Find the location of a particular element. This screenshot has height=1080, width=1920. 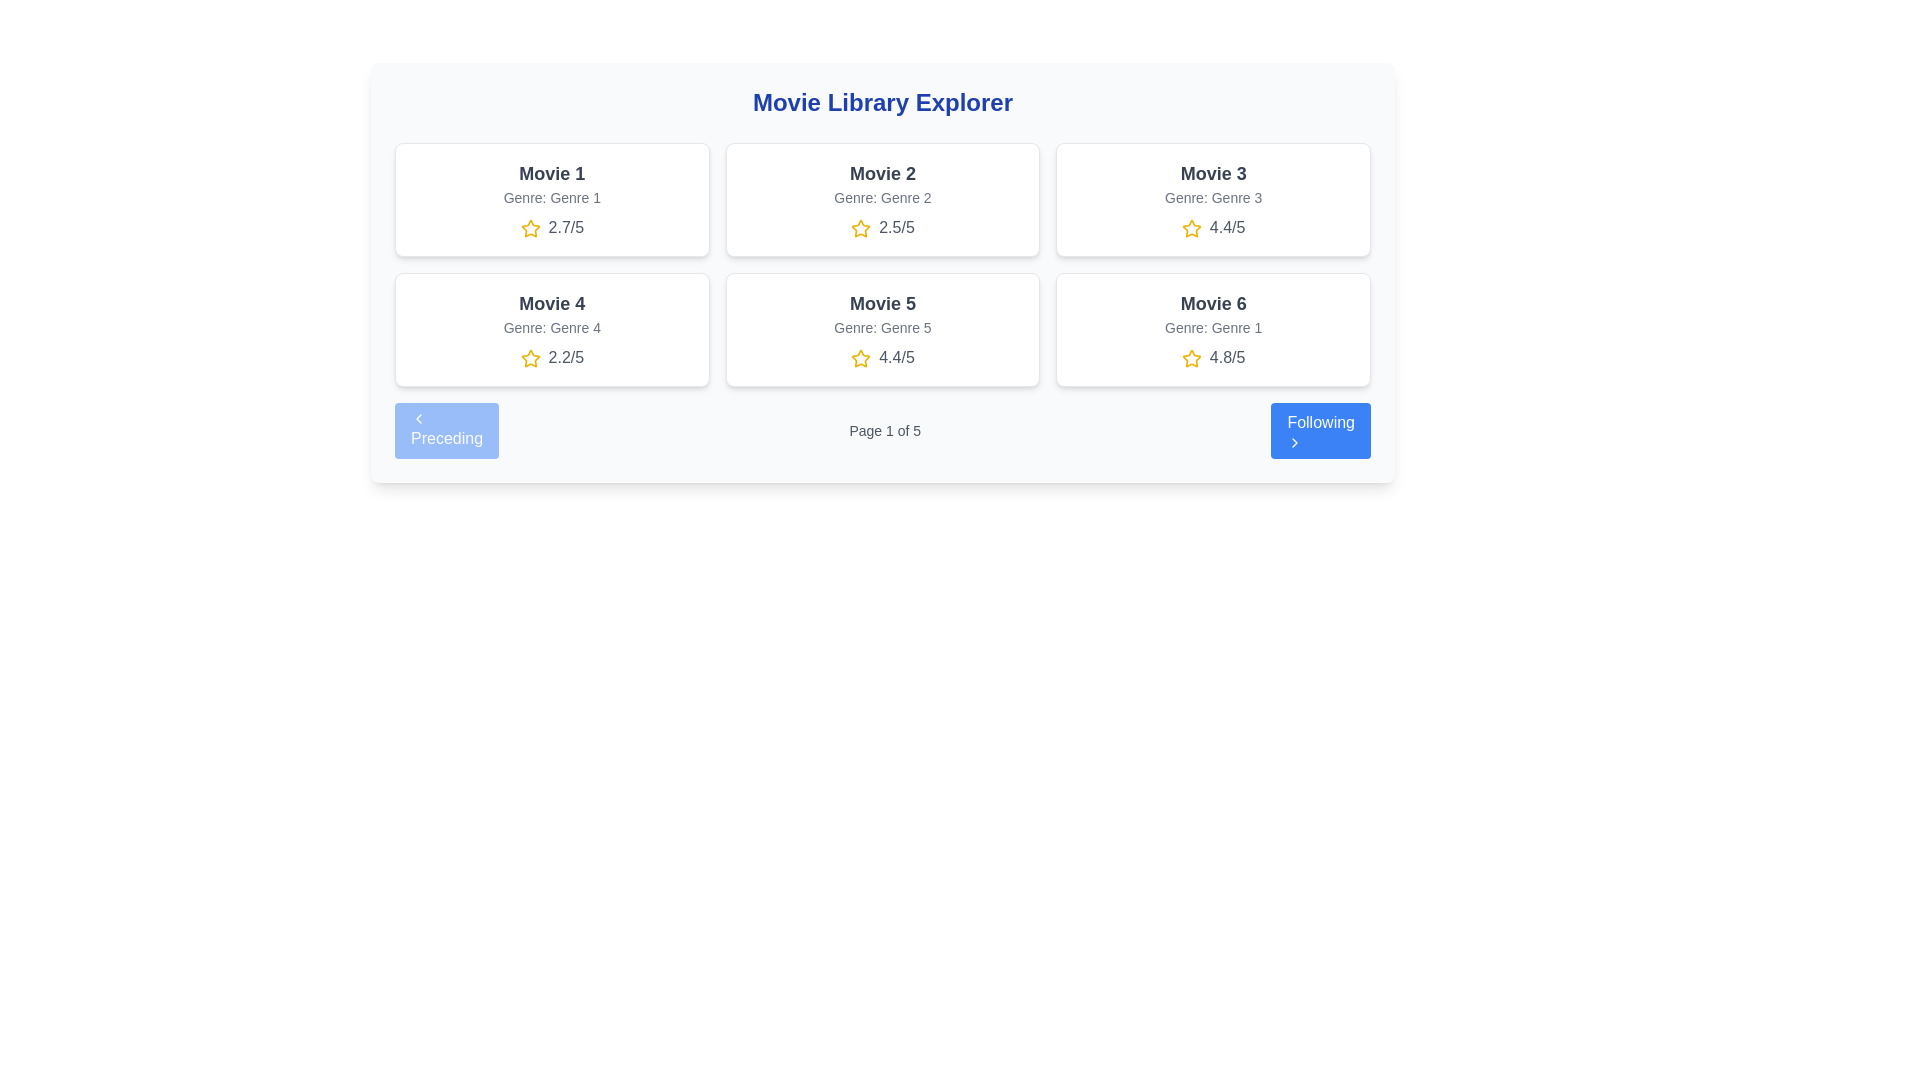

the fully filled yellow star icon representing ratings, located beneath the 'Movie 2' title in the movie cards grid is located at coordinates (861, 227).